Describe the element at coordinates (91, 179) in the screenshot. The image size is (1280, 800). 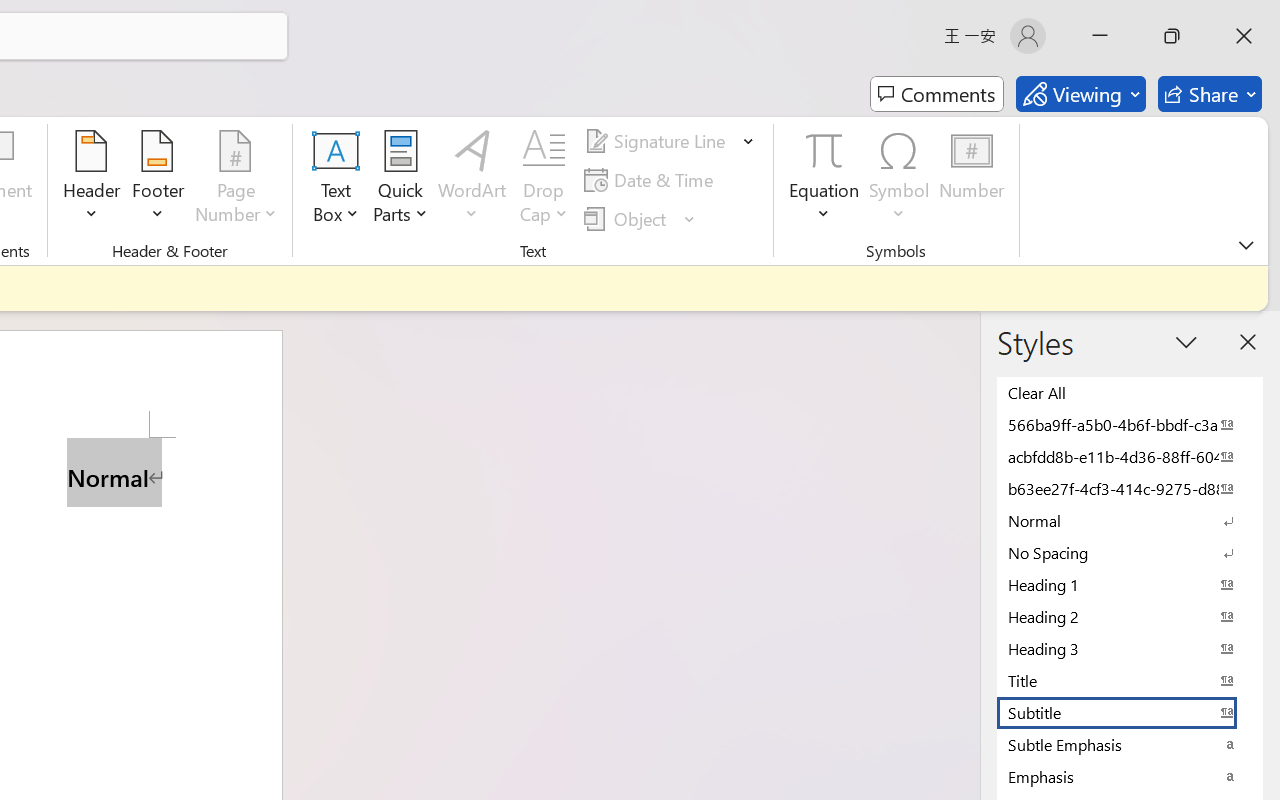
I see `'Header'` at that location.